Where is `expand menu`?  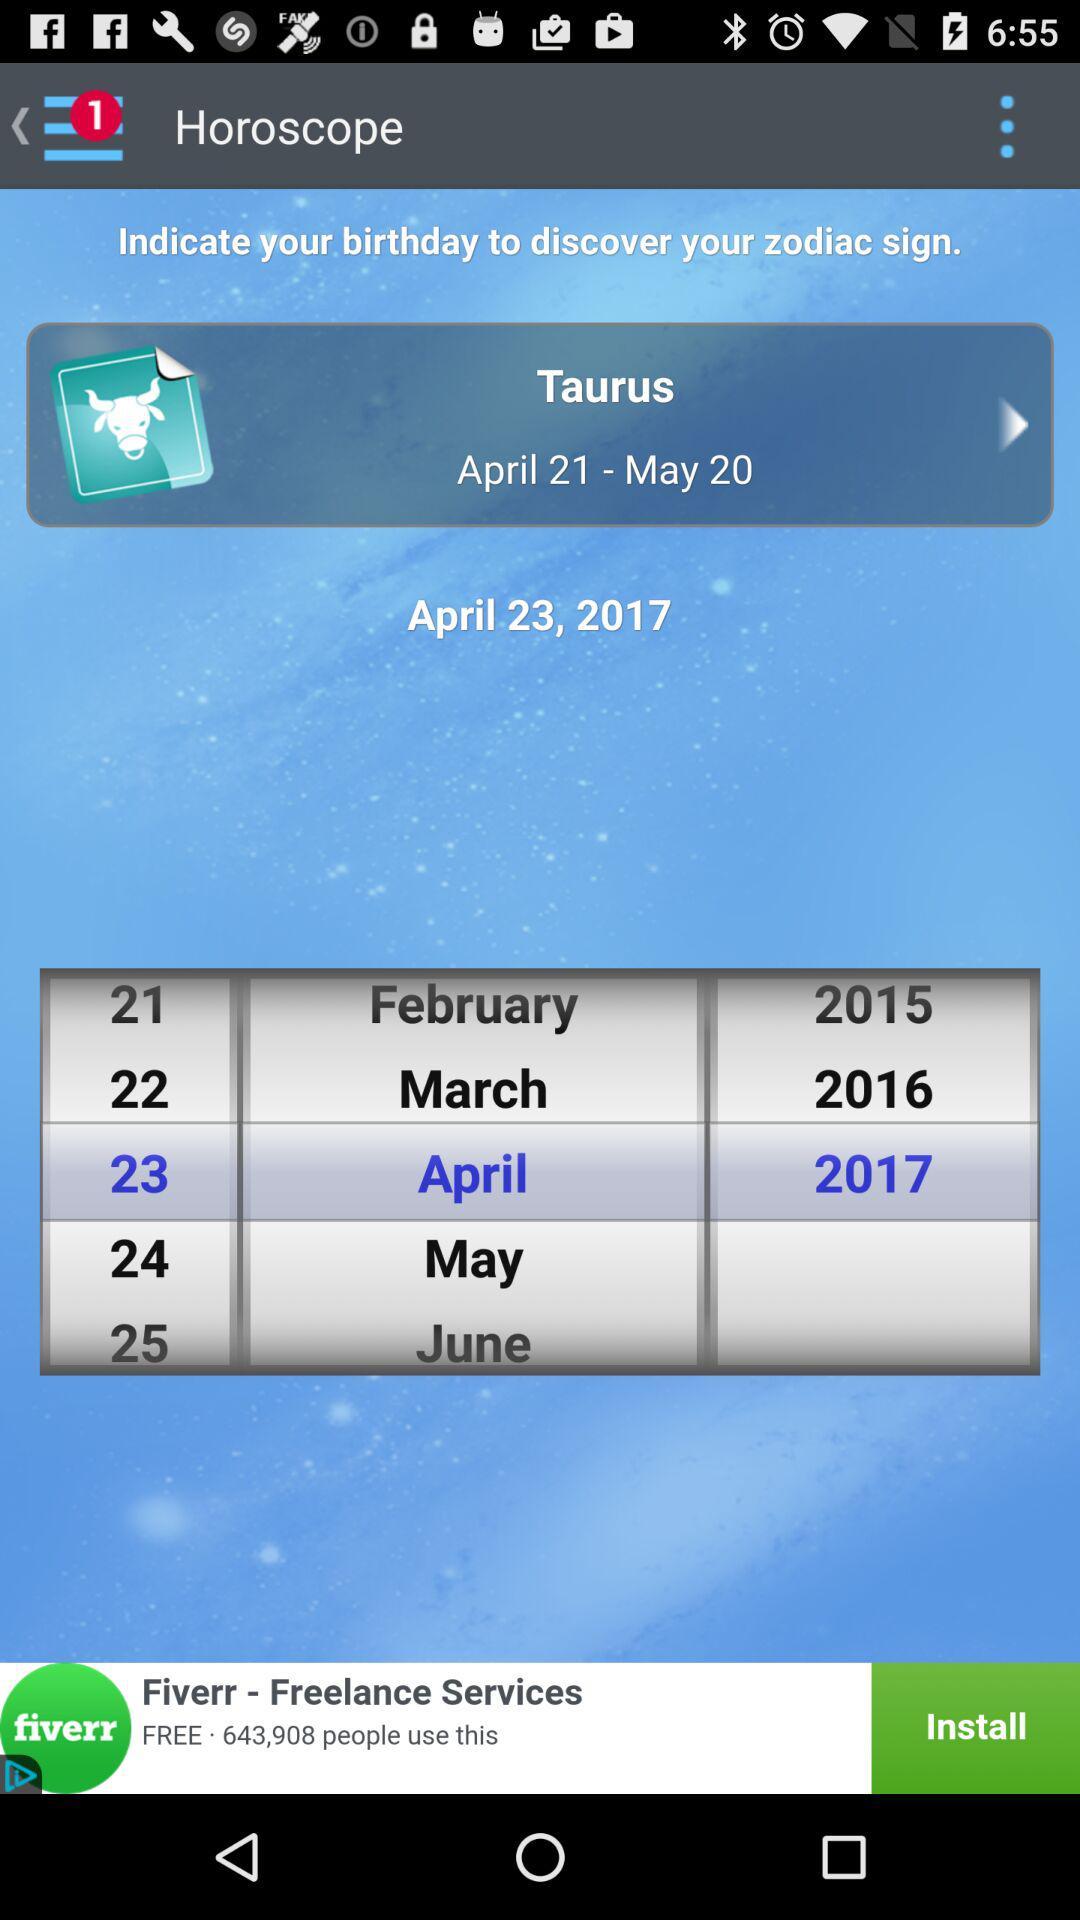 expand menu is located at coordinates (1006, 124).